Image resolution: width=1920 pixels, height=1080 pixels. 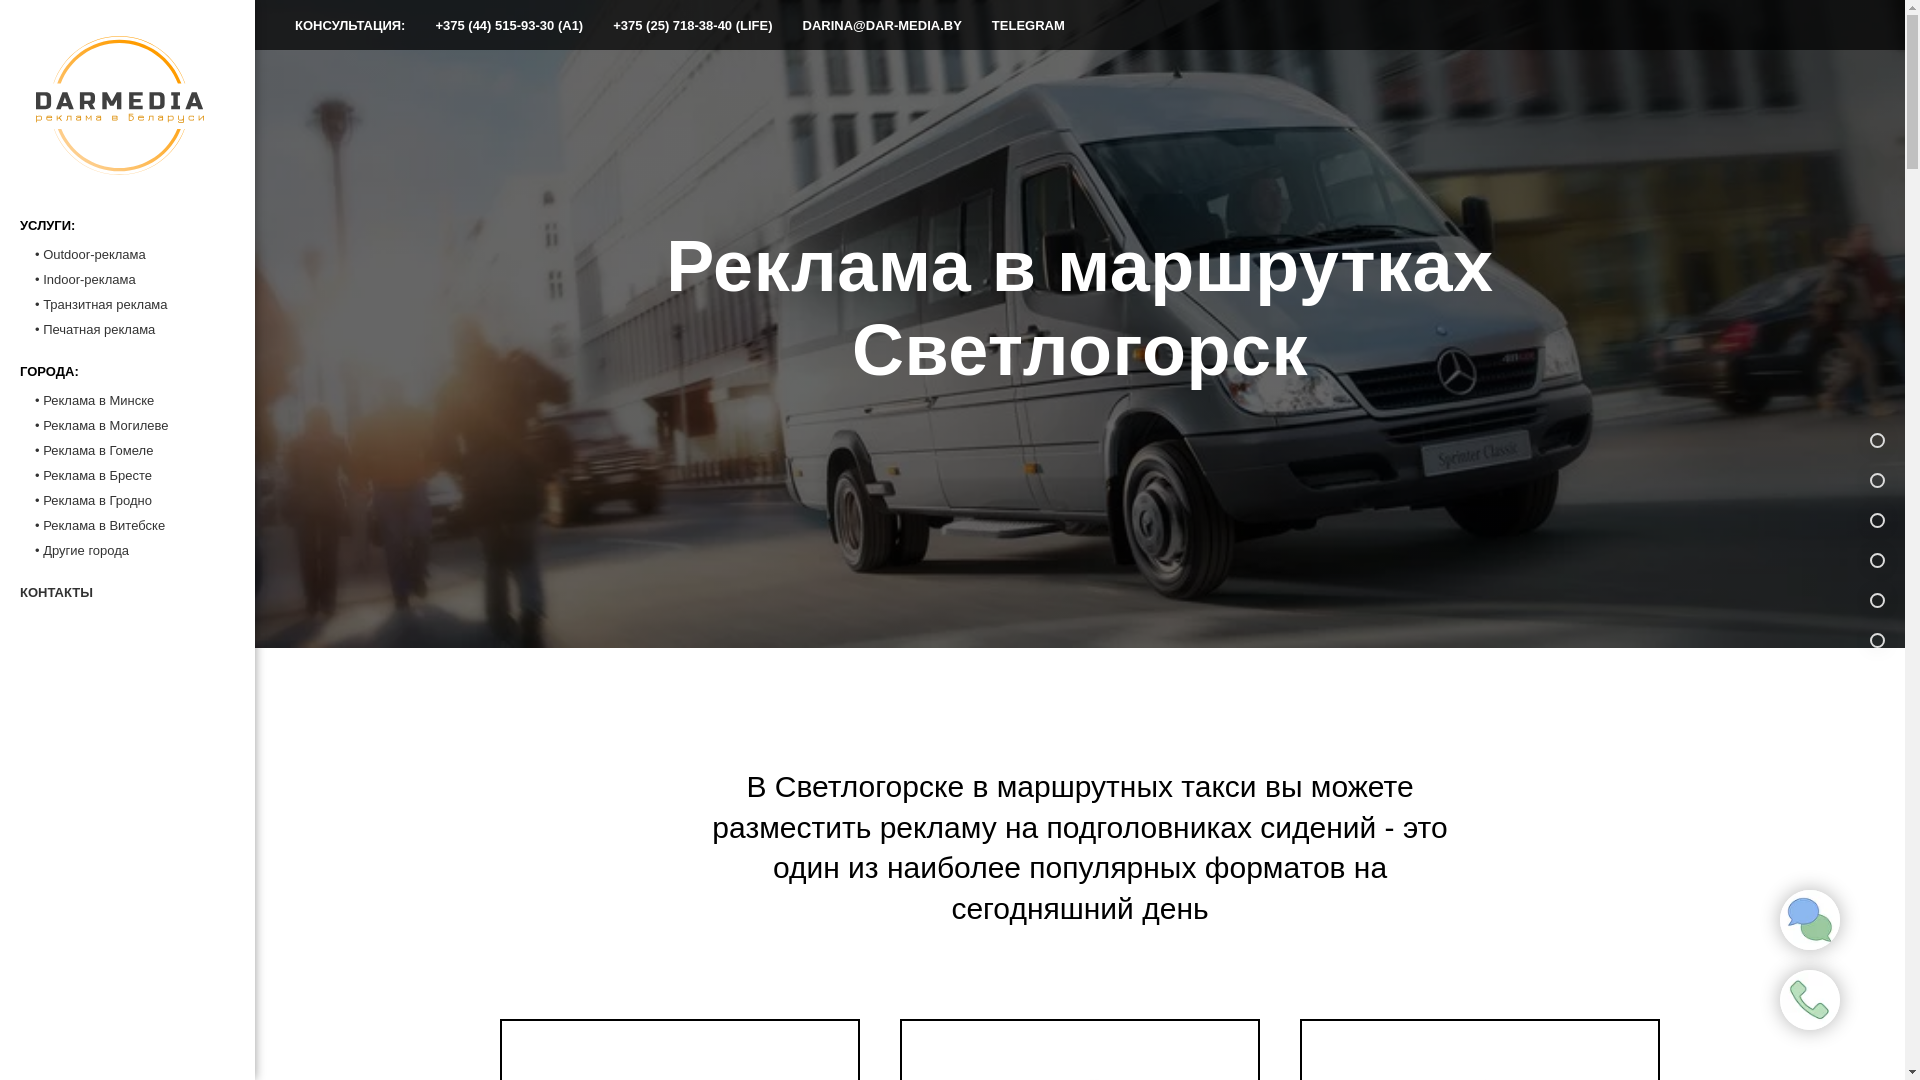 What do you see at coordinates (692, 25) in the screenshot?
I see `'+375 (25) 718-38-40 (LIFE)'` at bounding box center [692, 25].